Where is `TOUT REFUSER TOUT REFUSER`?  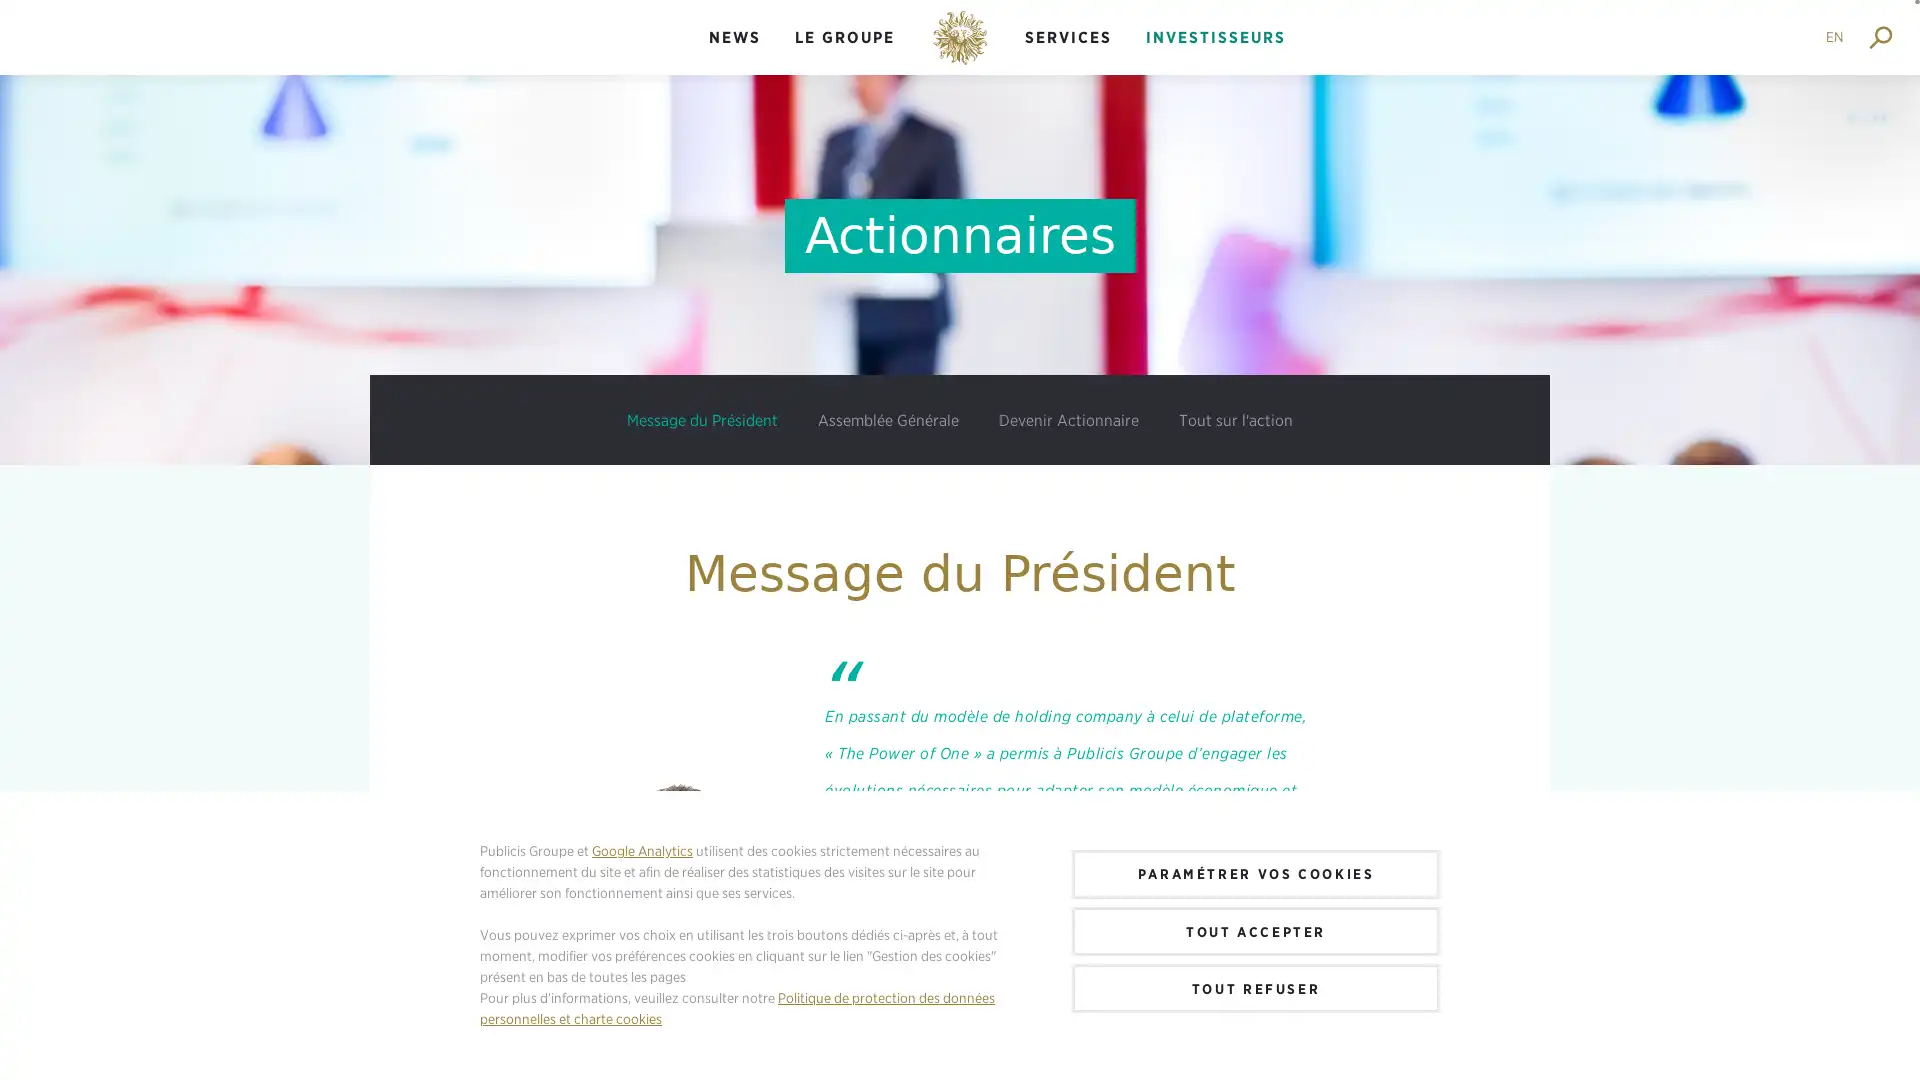
TOUT REFUSER TOUT REFUSER is located at coordinates (1255, 987).